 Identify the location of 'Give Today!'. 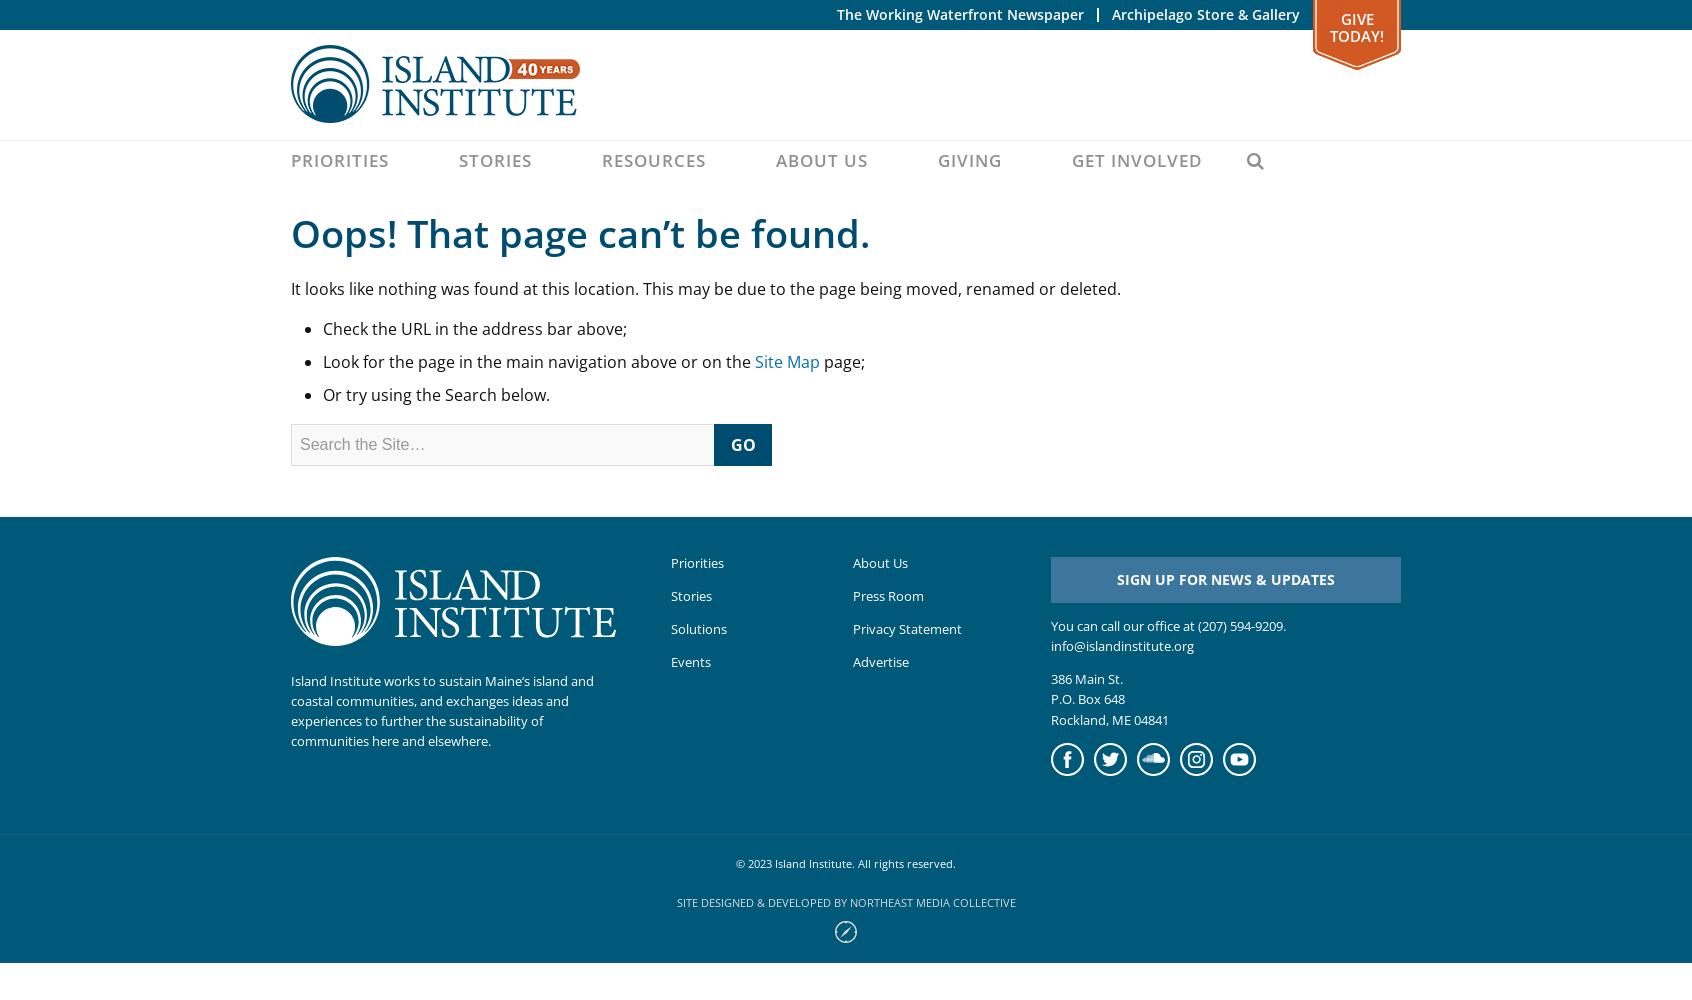
(1356, 27).